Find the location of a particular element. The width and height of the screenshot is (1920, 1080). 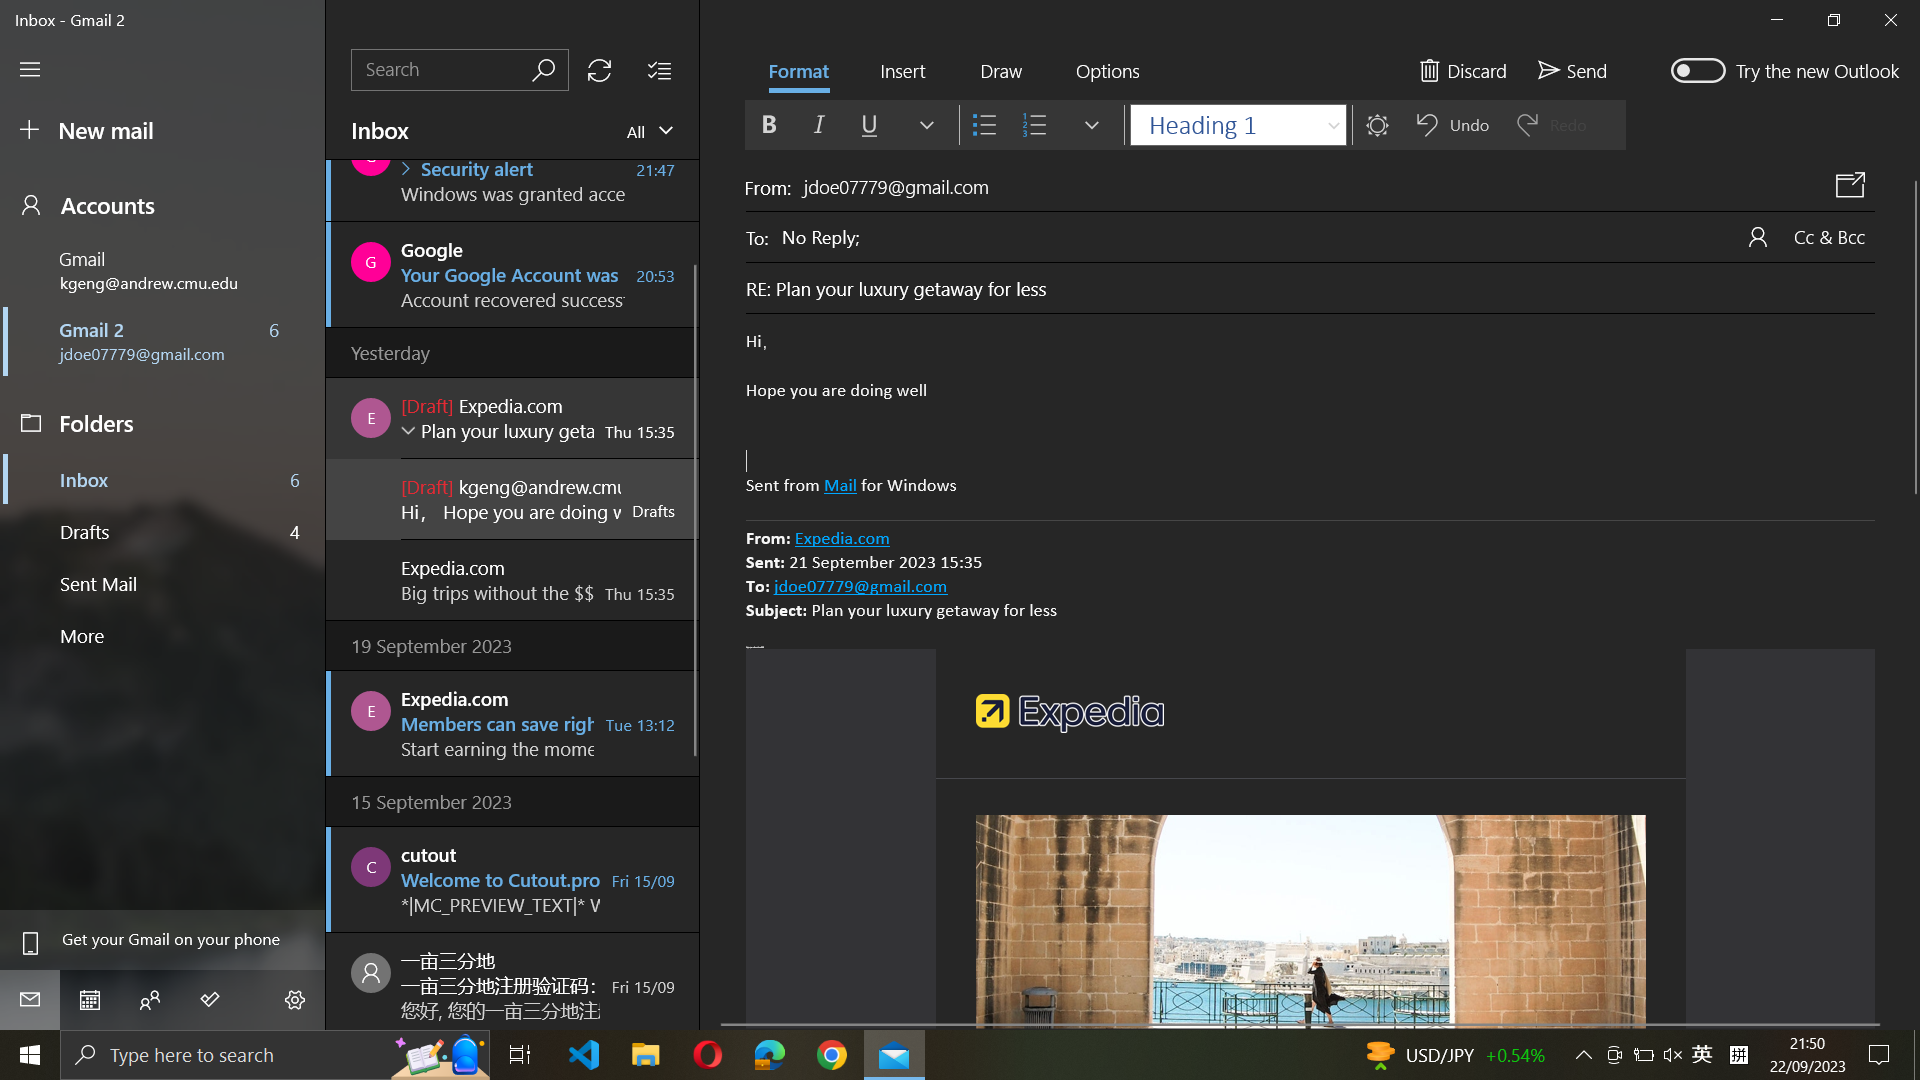

Switch account email to kgeng@andrew.cmu.edu is located at coordinates (166, 268).